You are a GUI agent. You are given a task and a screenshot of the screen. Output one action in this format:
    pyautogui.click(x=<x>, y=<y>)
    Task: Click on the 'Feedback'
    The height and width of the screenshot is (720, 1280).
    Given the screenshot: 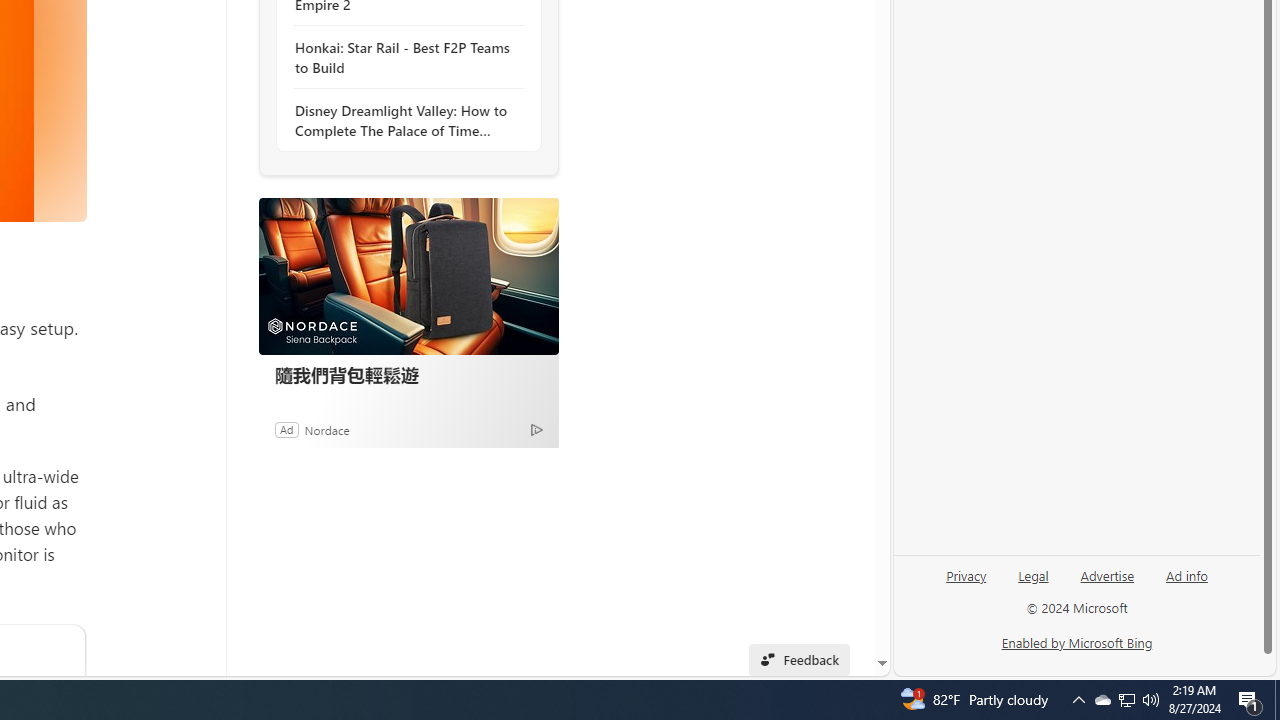 What is the action you would take?
    pyautogui.click(x=798, y=659)
    